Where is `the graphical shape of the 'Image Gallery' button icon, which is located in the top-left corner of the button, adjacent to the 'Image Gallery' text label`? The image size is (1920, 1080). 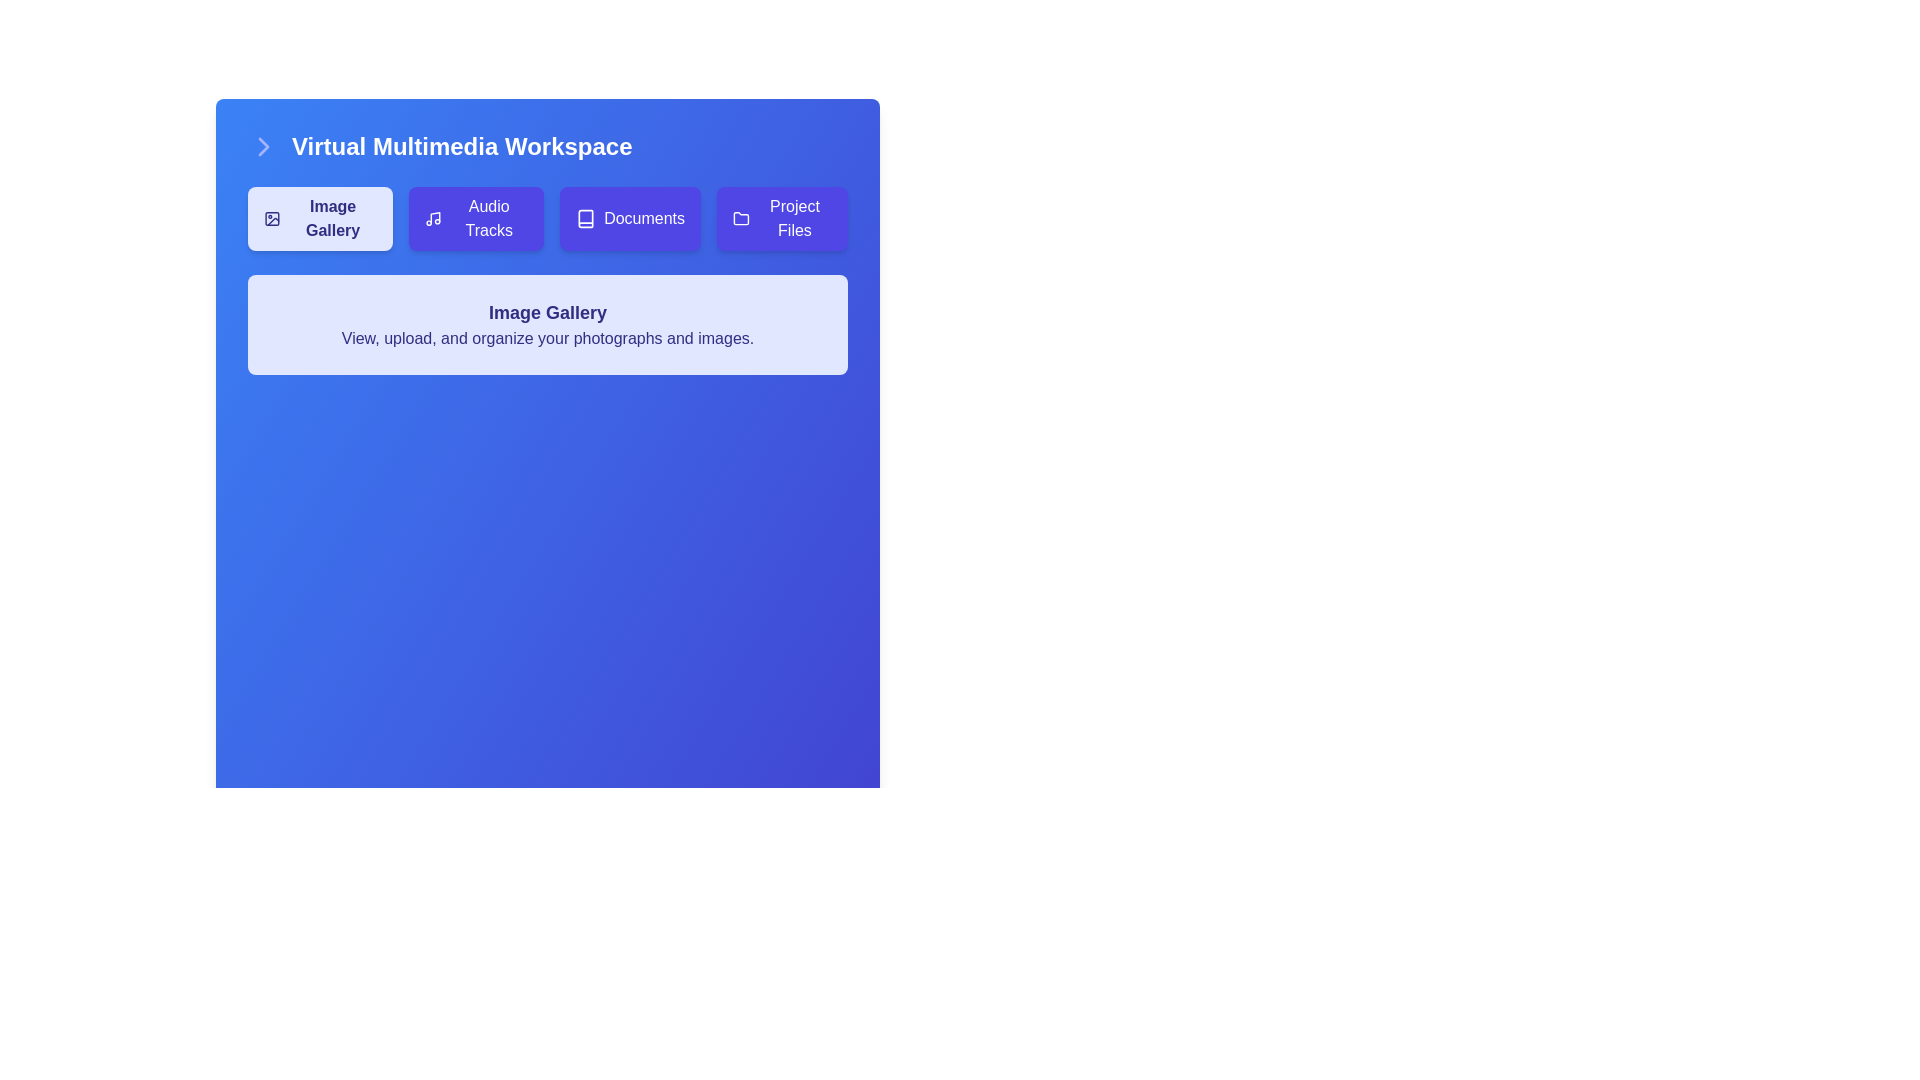 the graphical shape of the 'Image Gallery' button icon, which is located in the top-left corner of the button, adjacent to the 'Image Gallery' text label is located at coordinates (271, 219).